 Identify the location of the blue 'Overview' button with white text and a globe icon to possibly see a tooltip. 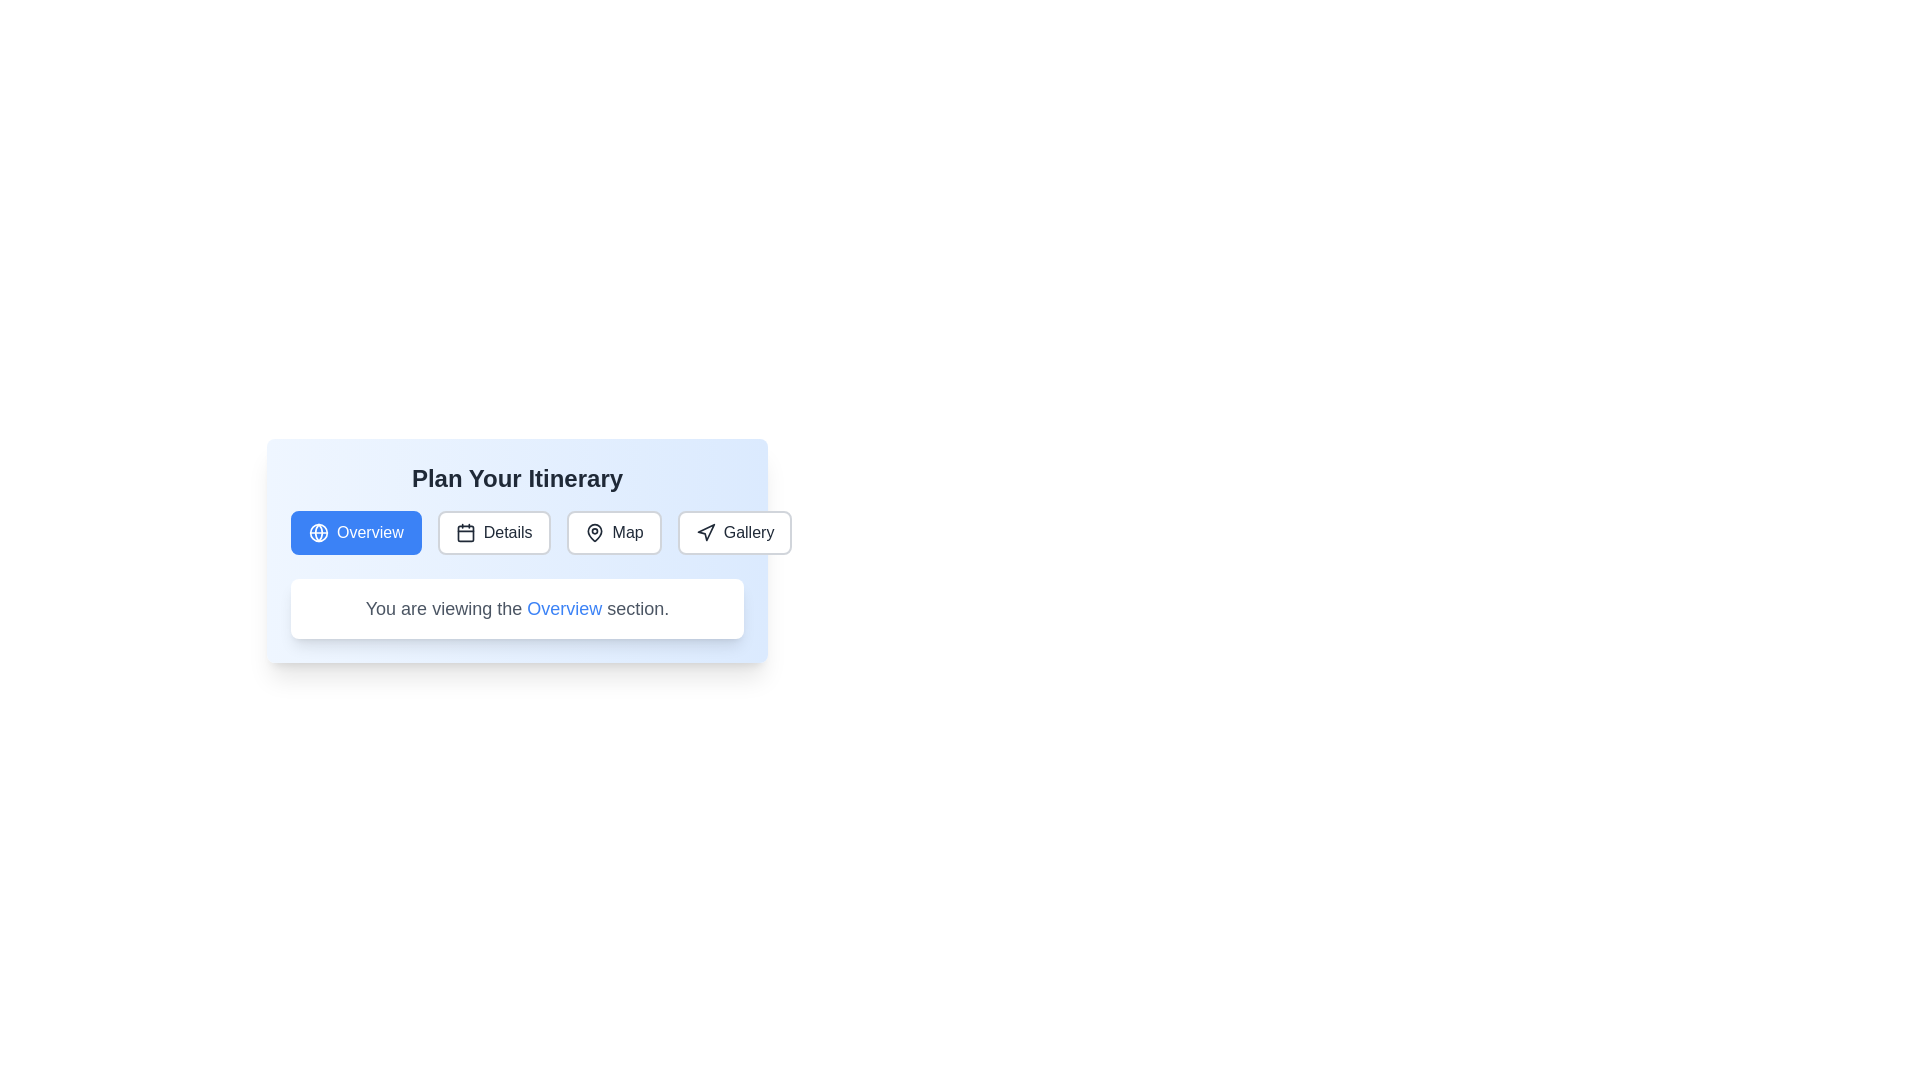
(356, 531).